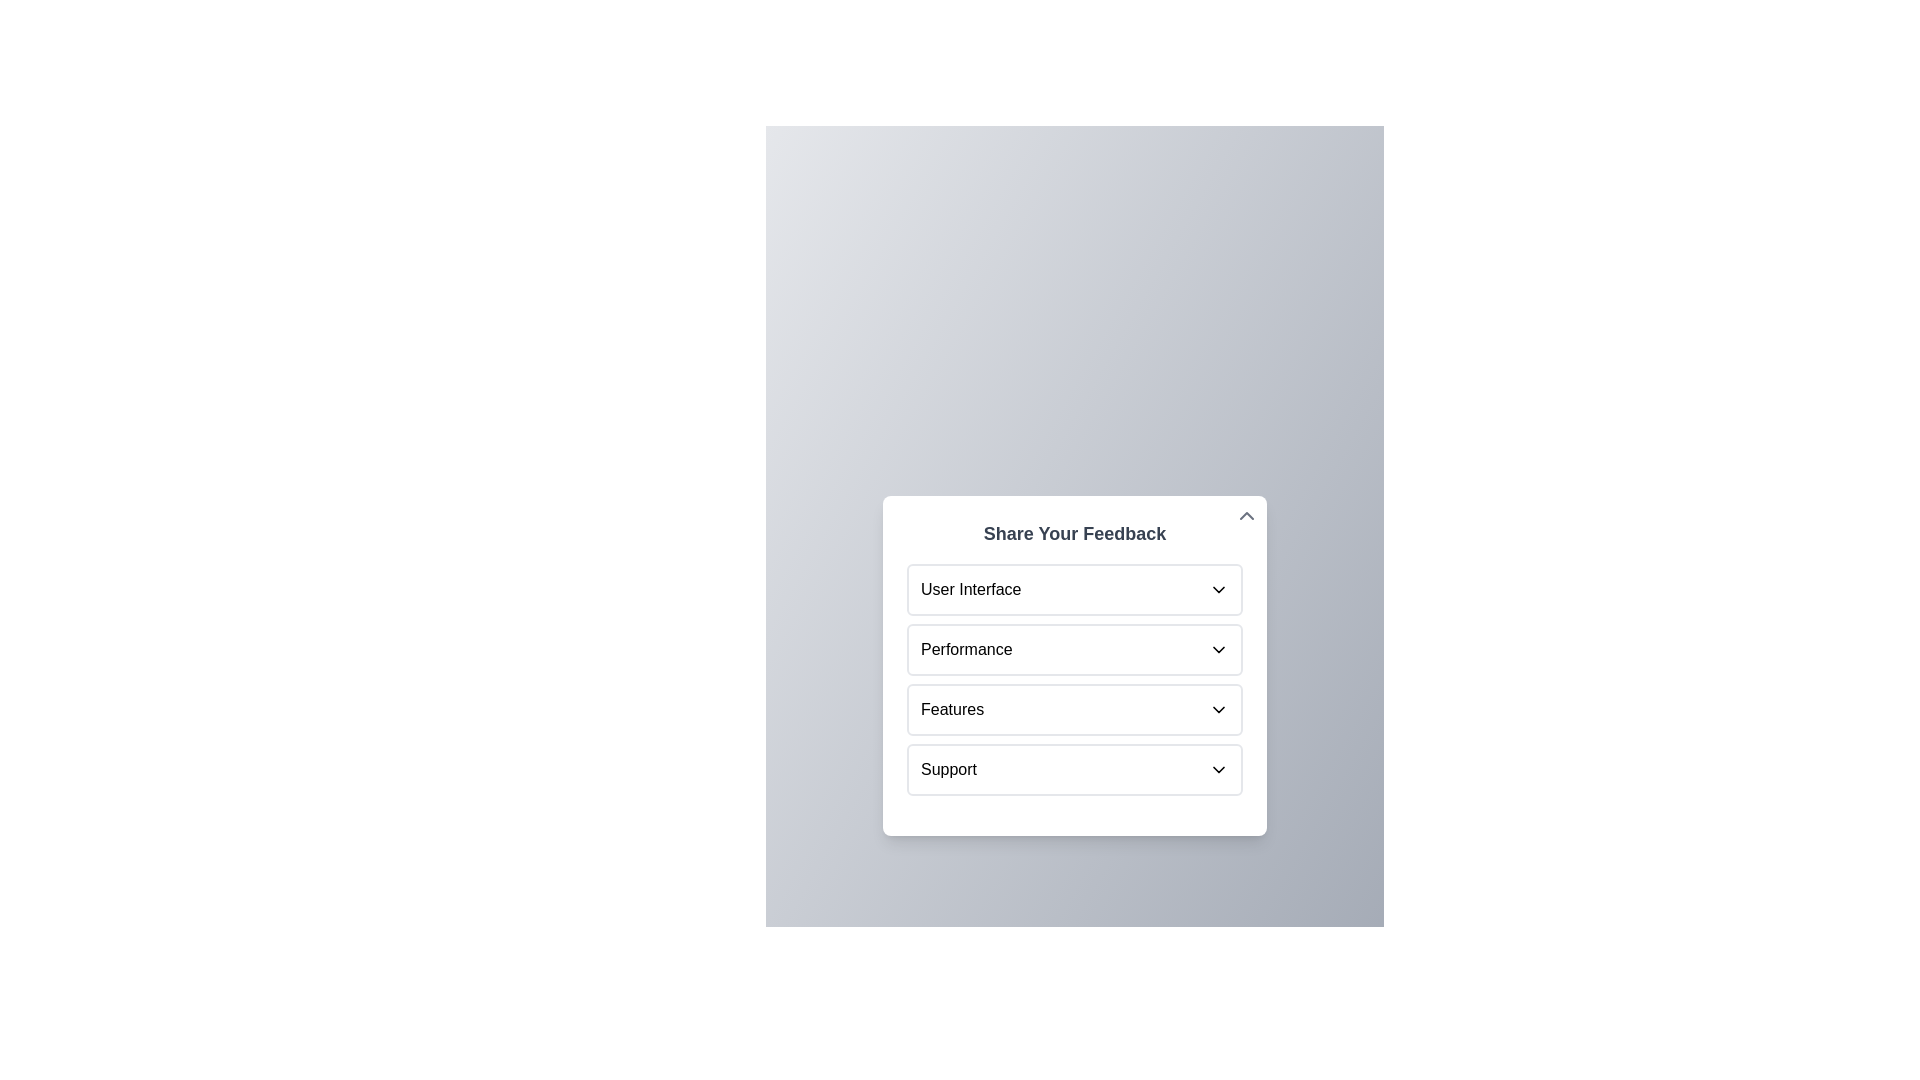 The image size is (1920, 1080). I want to click on to select the 'Performance' option in the dropdown menu located beneath the 'Share Your Feedback' header, so click(966, 650).